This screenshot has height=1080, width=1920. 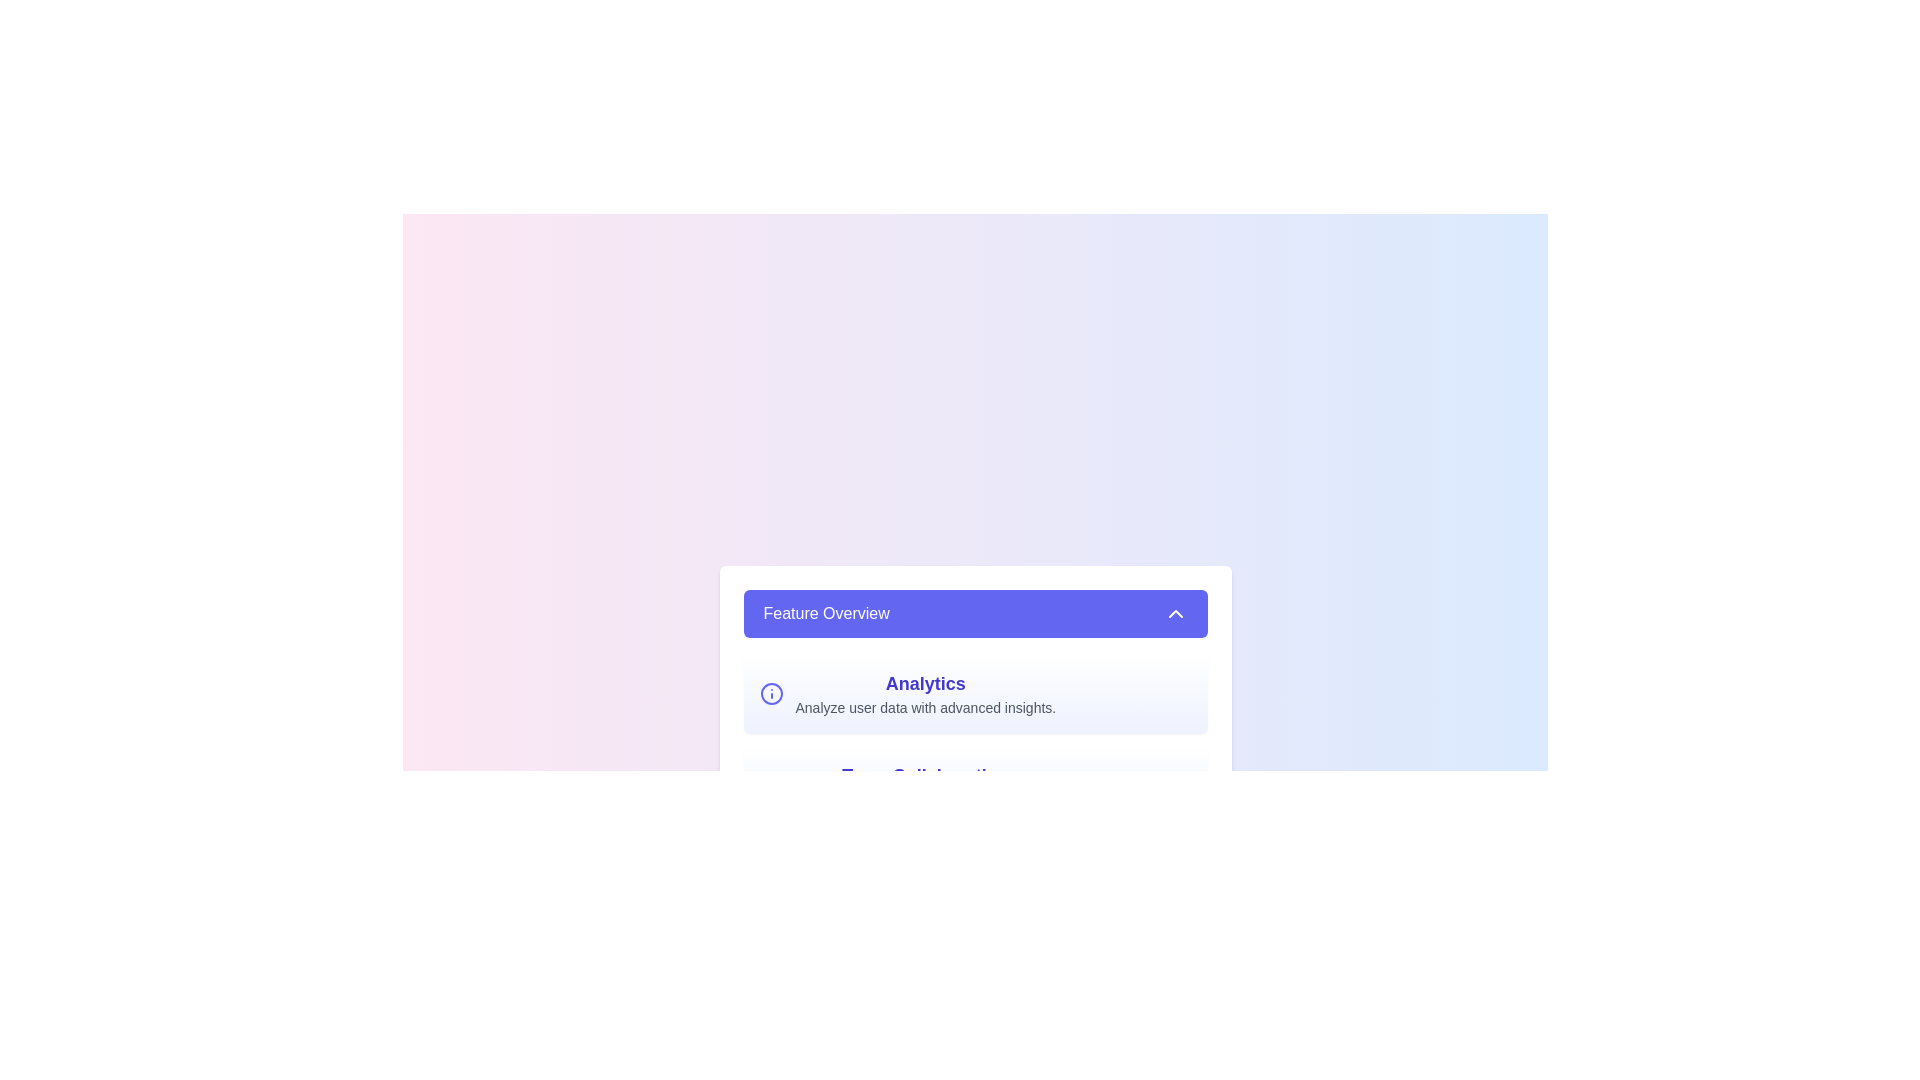 What do you see at coordinates (975, 612) in the screenshot?
I see `the wide rectangular button labeled 'Feature Overview' with a purple background` at bounding box center [975, 612].